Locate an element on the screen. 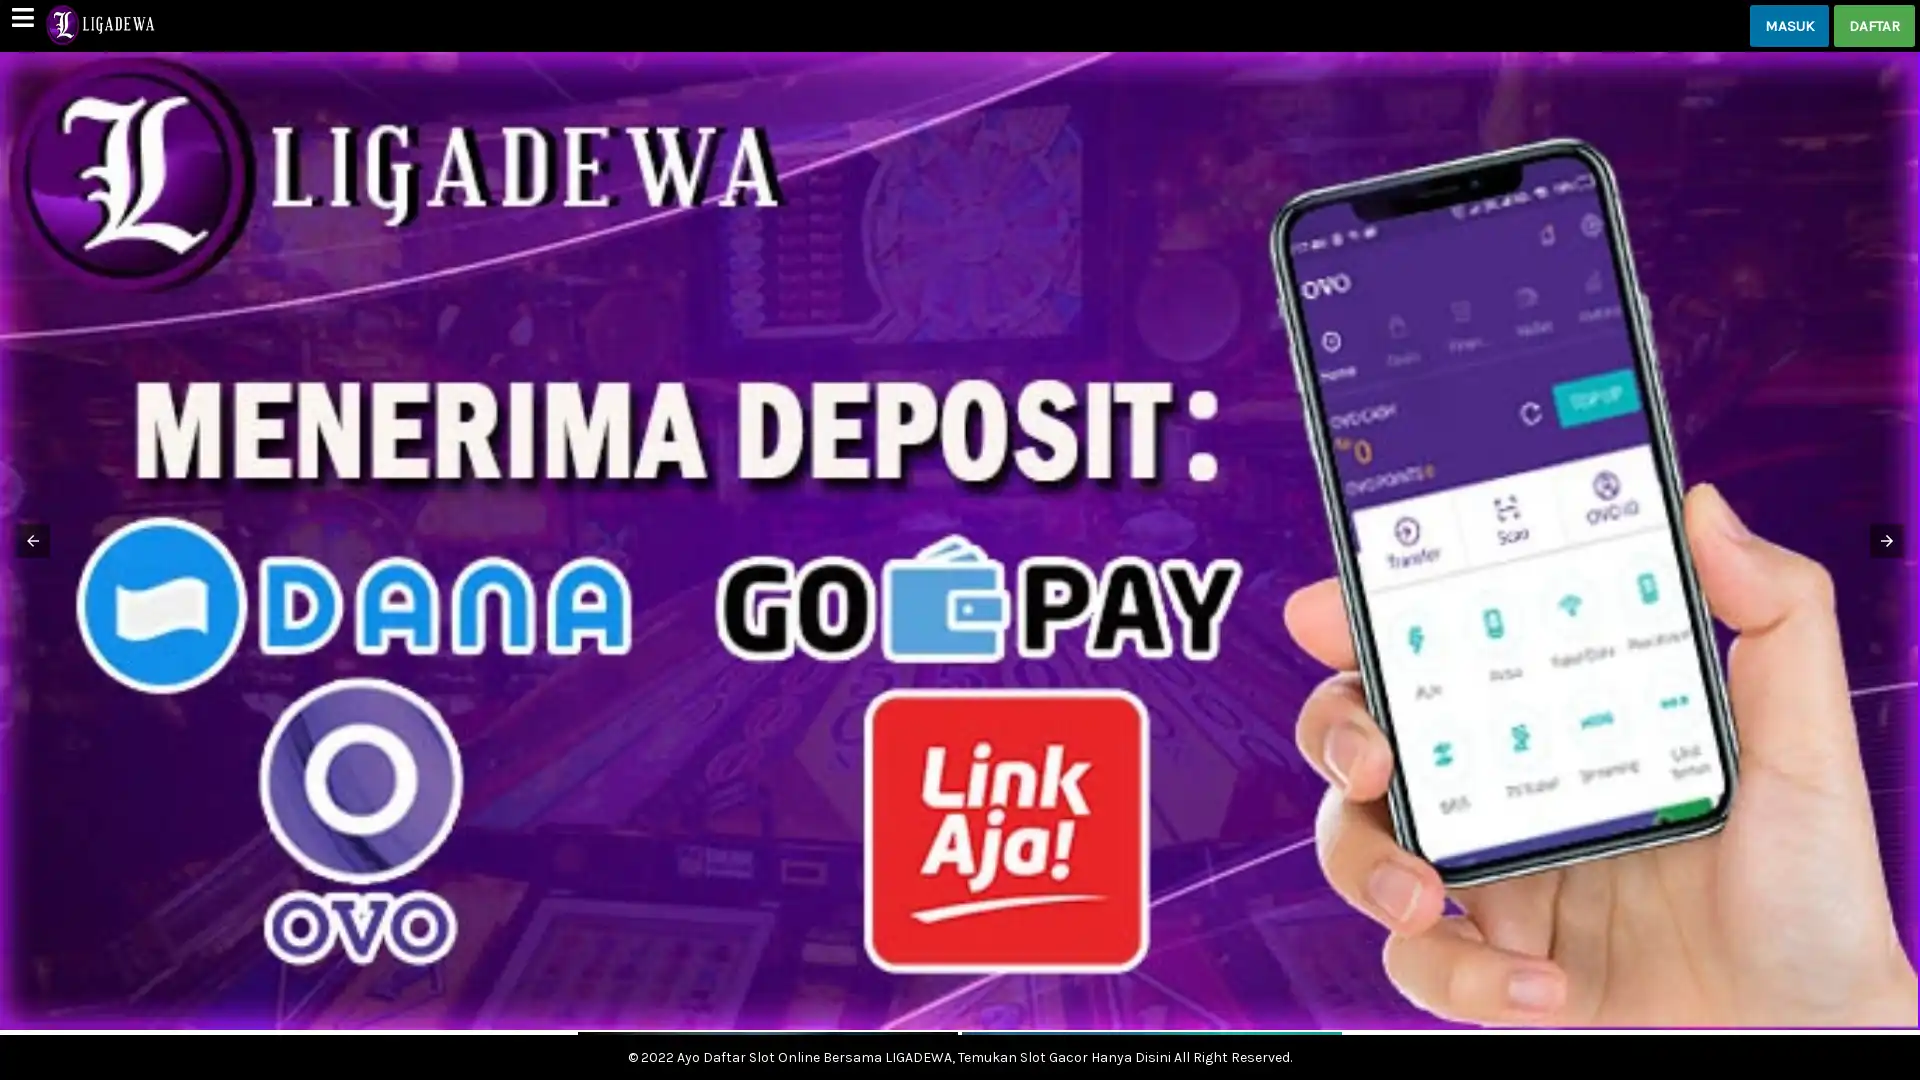 This screenshot has width=1920, height=1080. Next item in carousel (2 of 3) is located at coordinates (1885, 540).